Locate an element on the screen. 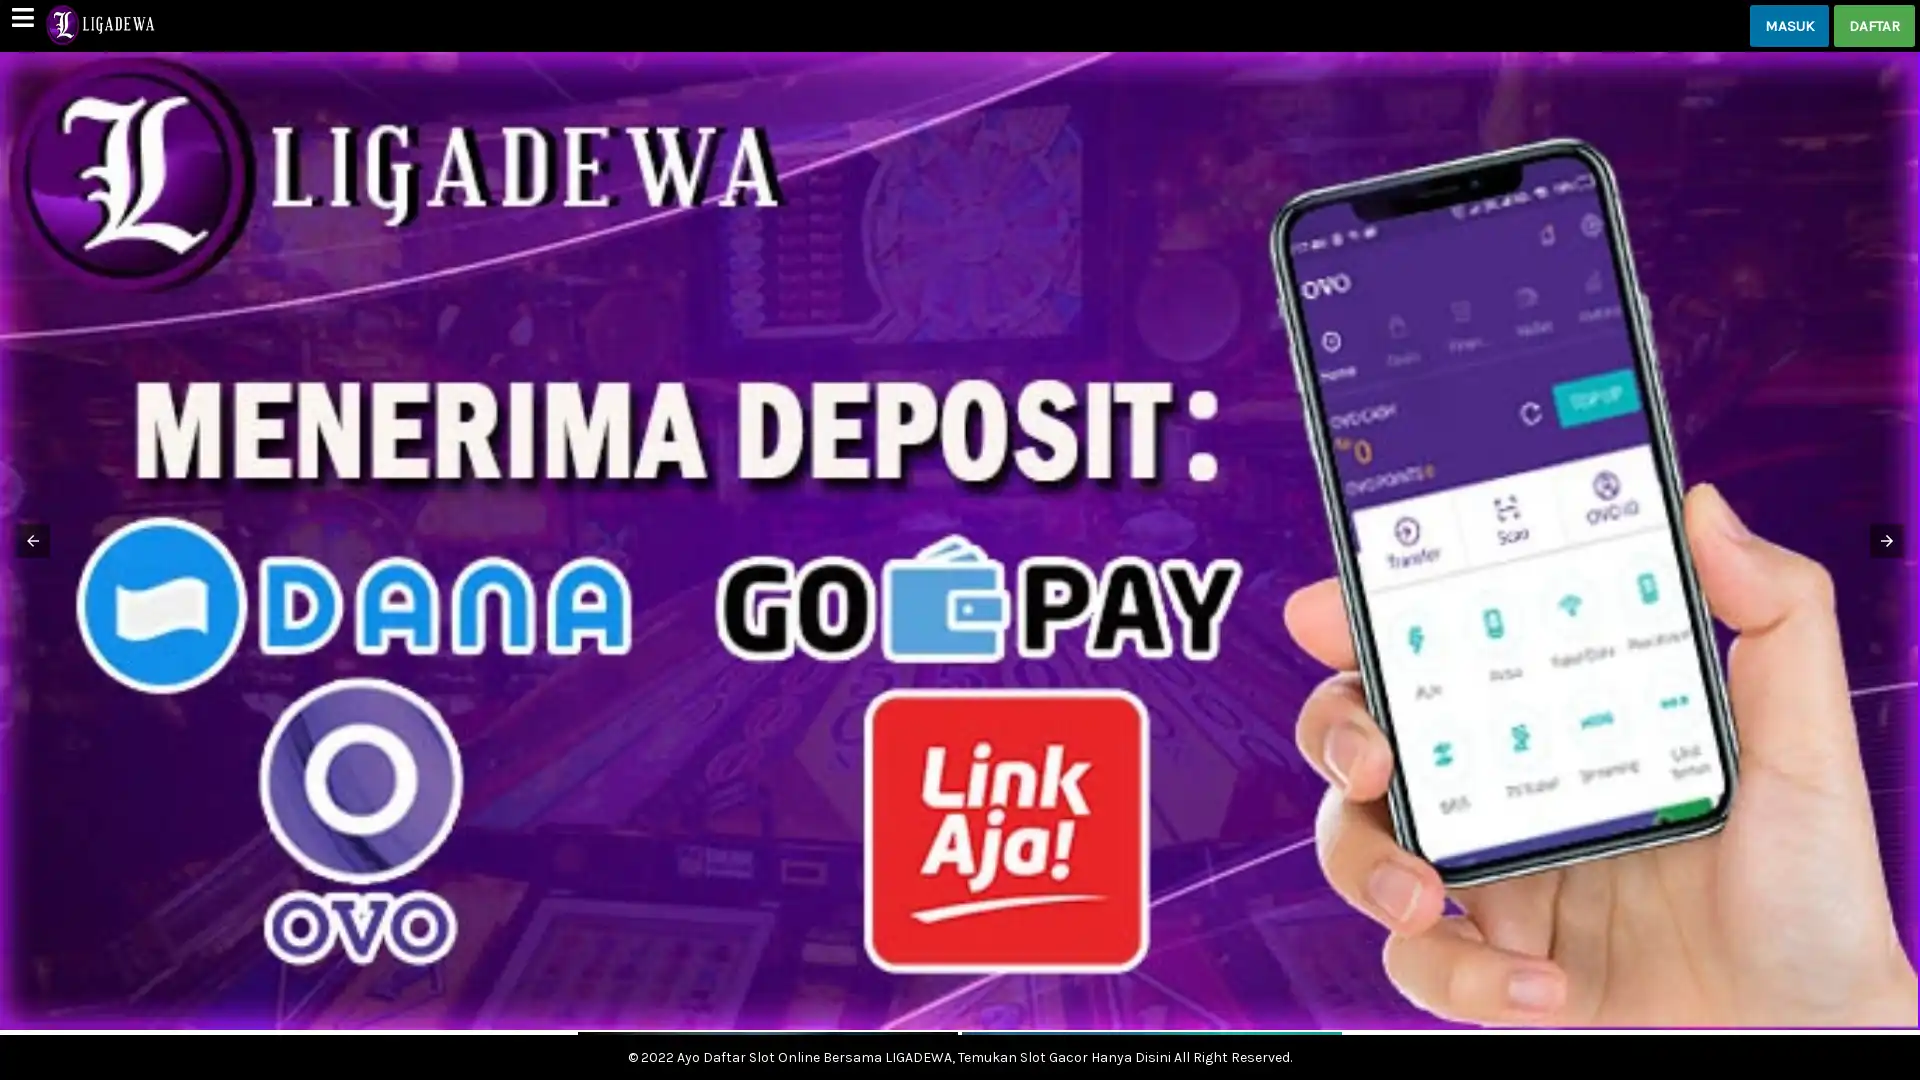 This screenshot has width=1920, height=1080. Next item in carousel (2 of 3) is located at coordinates (1885, 540).